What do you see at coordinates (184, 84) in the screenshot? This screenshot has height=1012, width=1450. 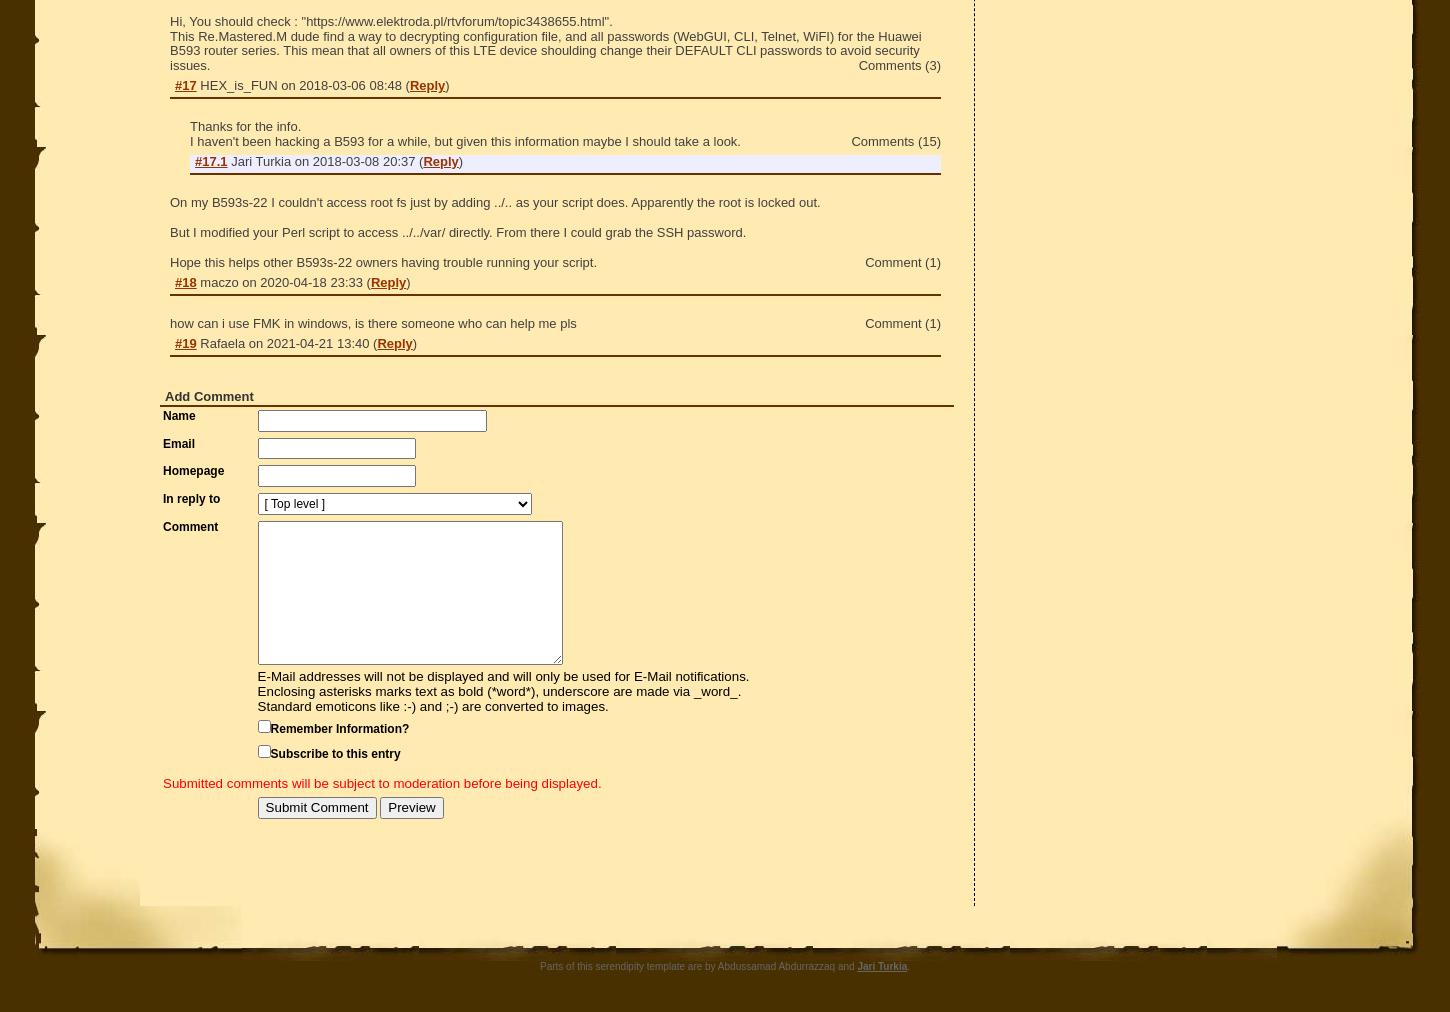 I see `'#17'` at bounding box center [184, 84].